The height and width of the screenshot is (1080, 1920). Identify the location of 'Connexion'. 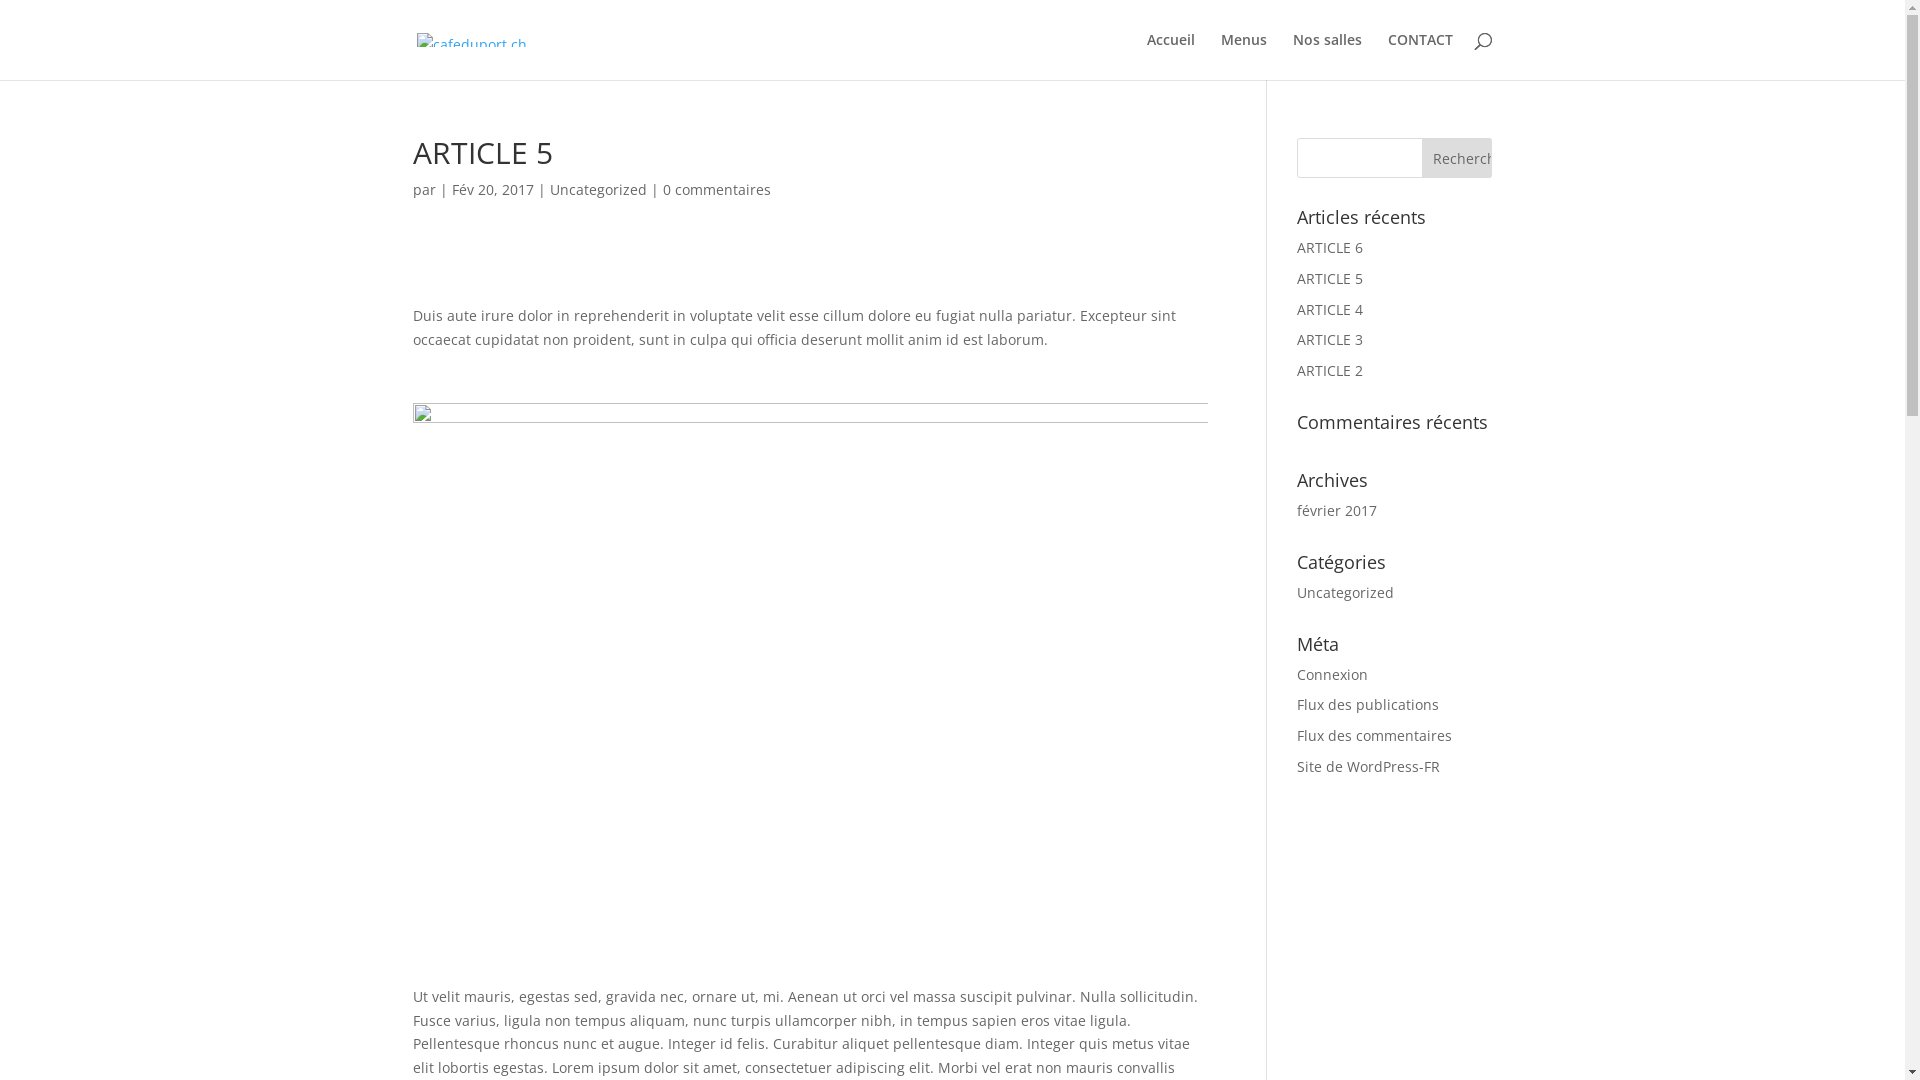
(1332, 674).